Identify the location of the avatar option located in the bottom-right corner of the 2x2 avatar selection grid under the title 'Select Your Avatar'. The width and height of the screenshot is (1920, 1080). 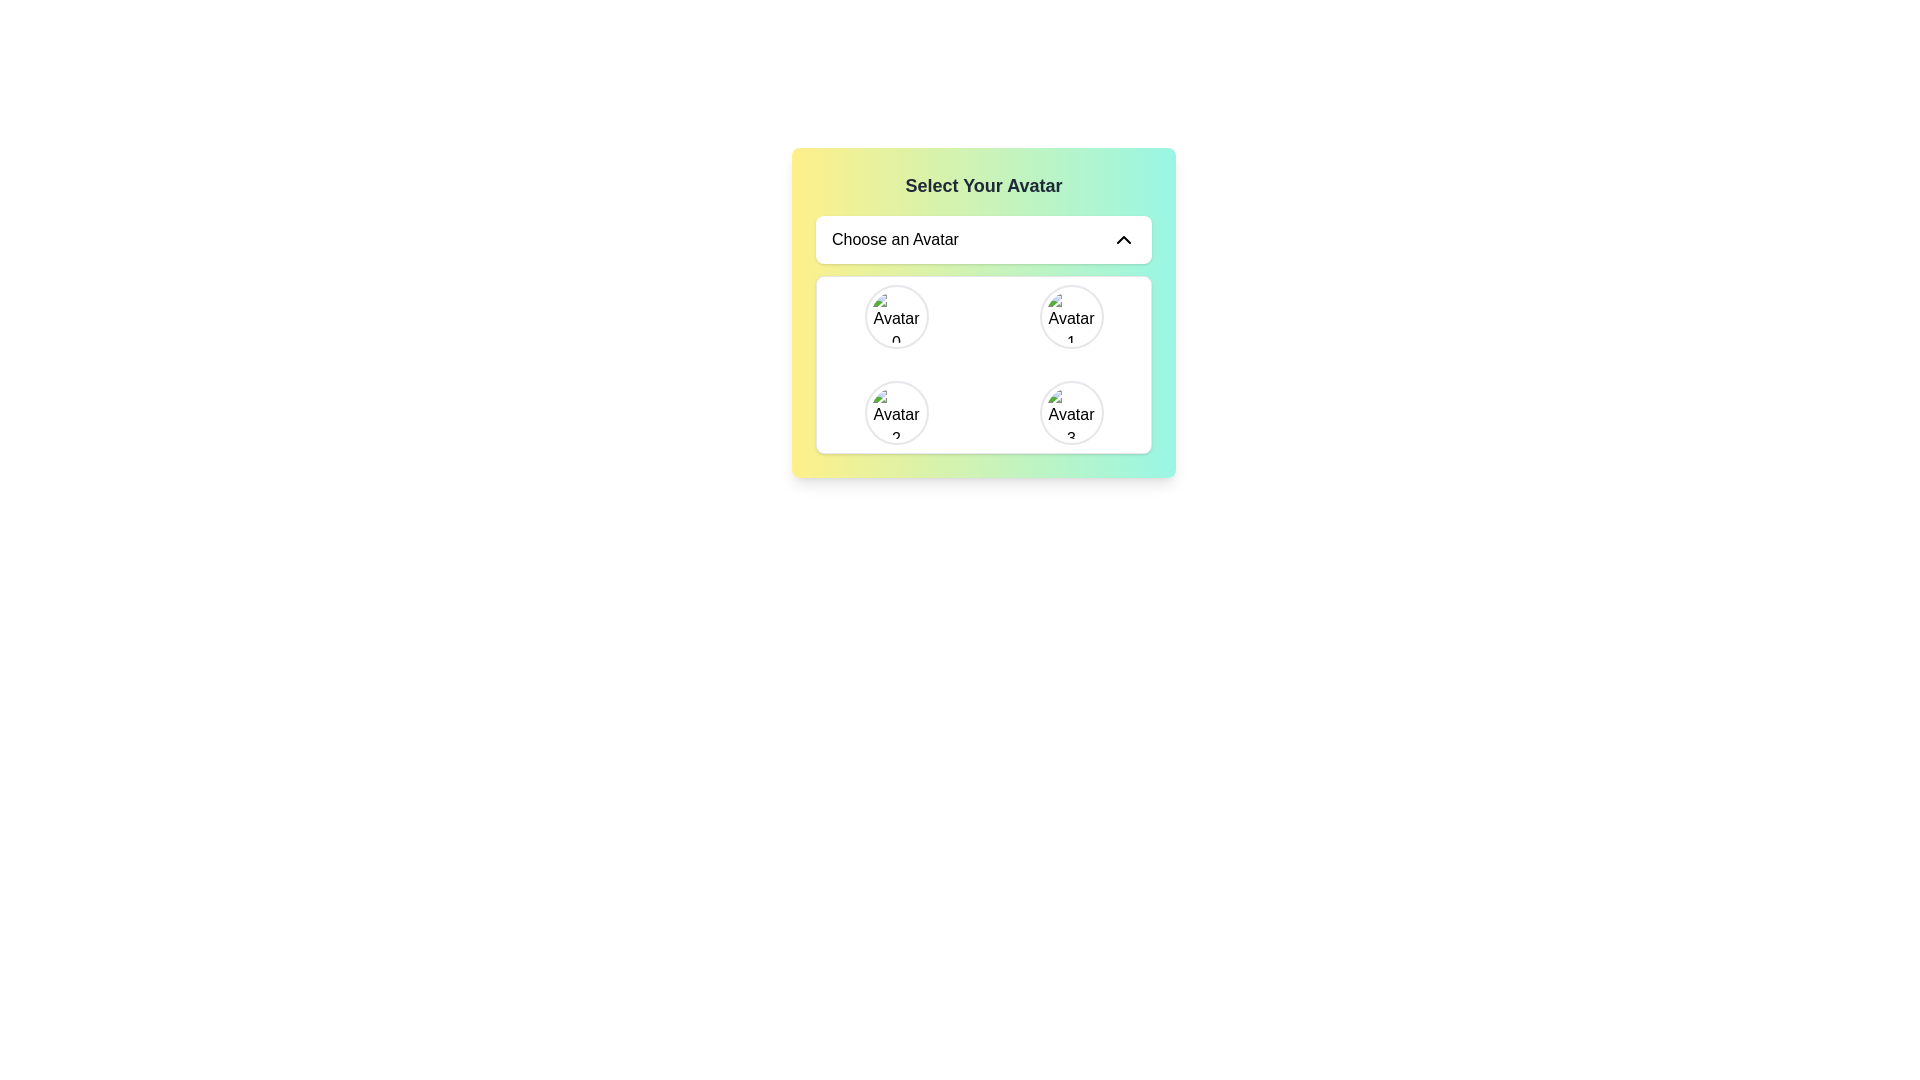
(1070, 411).